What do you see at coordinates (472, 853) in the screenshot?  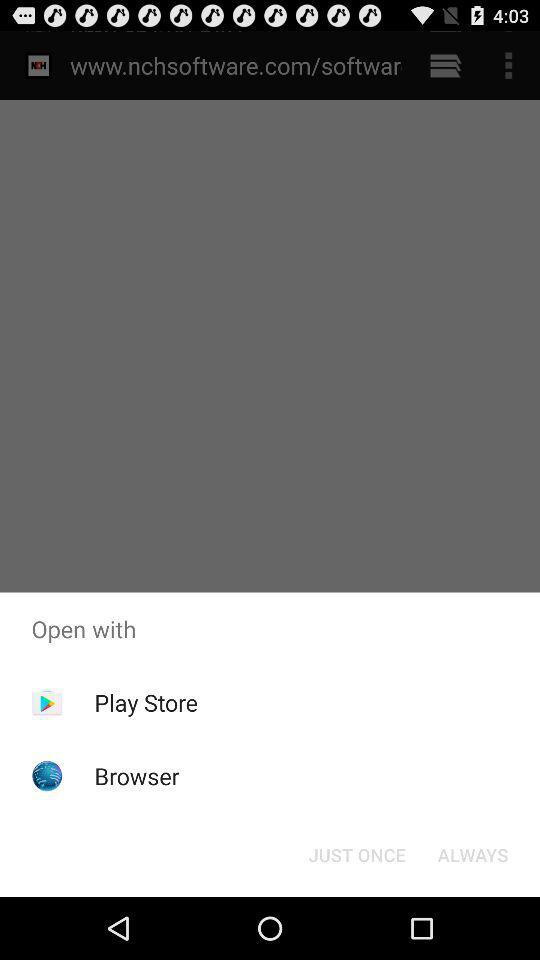 I see `item below the open with` at bounding box center [472, 853].